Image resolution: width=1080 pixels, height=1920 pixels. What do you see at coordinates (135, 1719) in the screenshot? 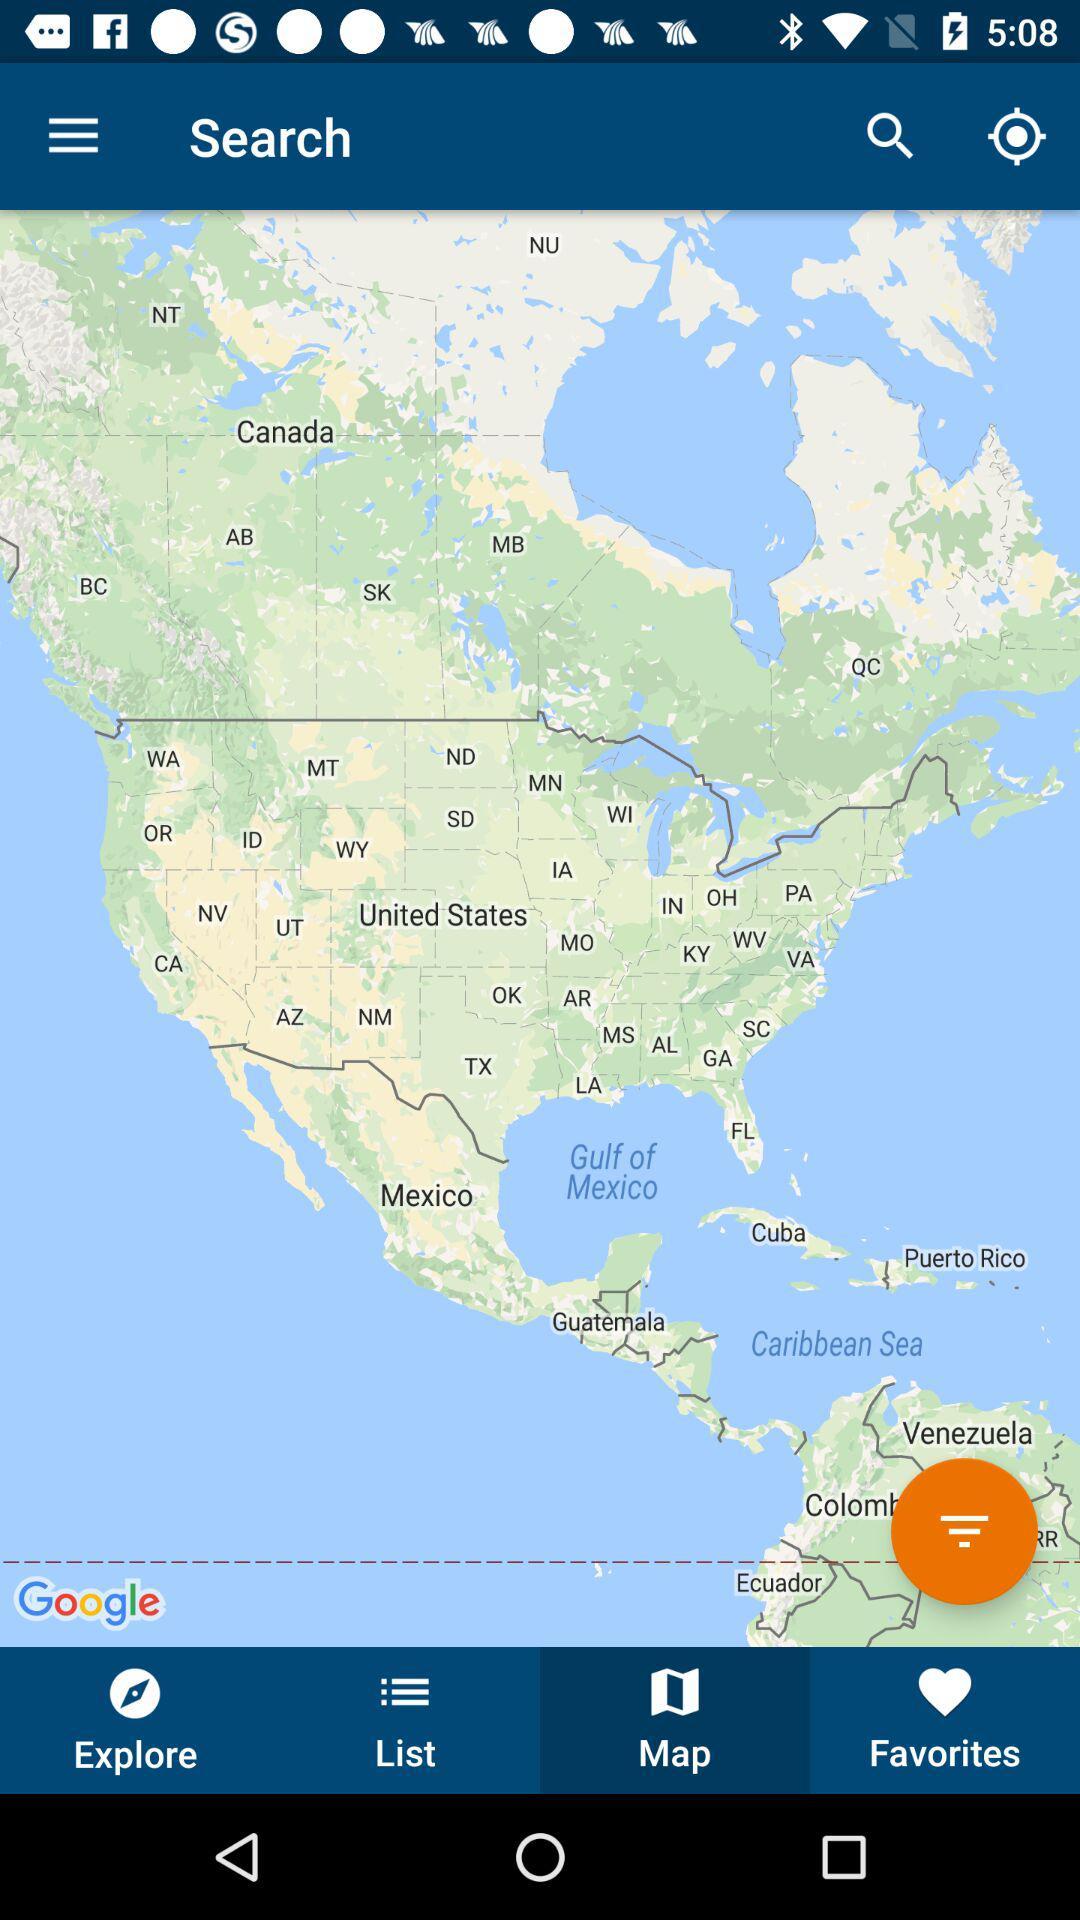
I see `item next to list button` at bounding box center [135, 1719].